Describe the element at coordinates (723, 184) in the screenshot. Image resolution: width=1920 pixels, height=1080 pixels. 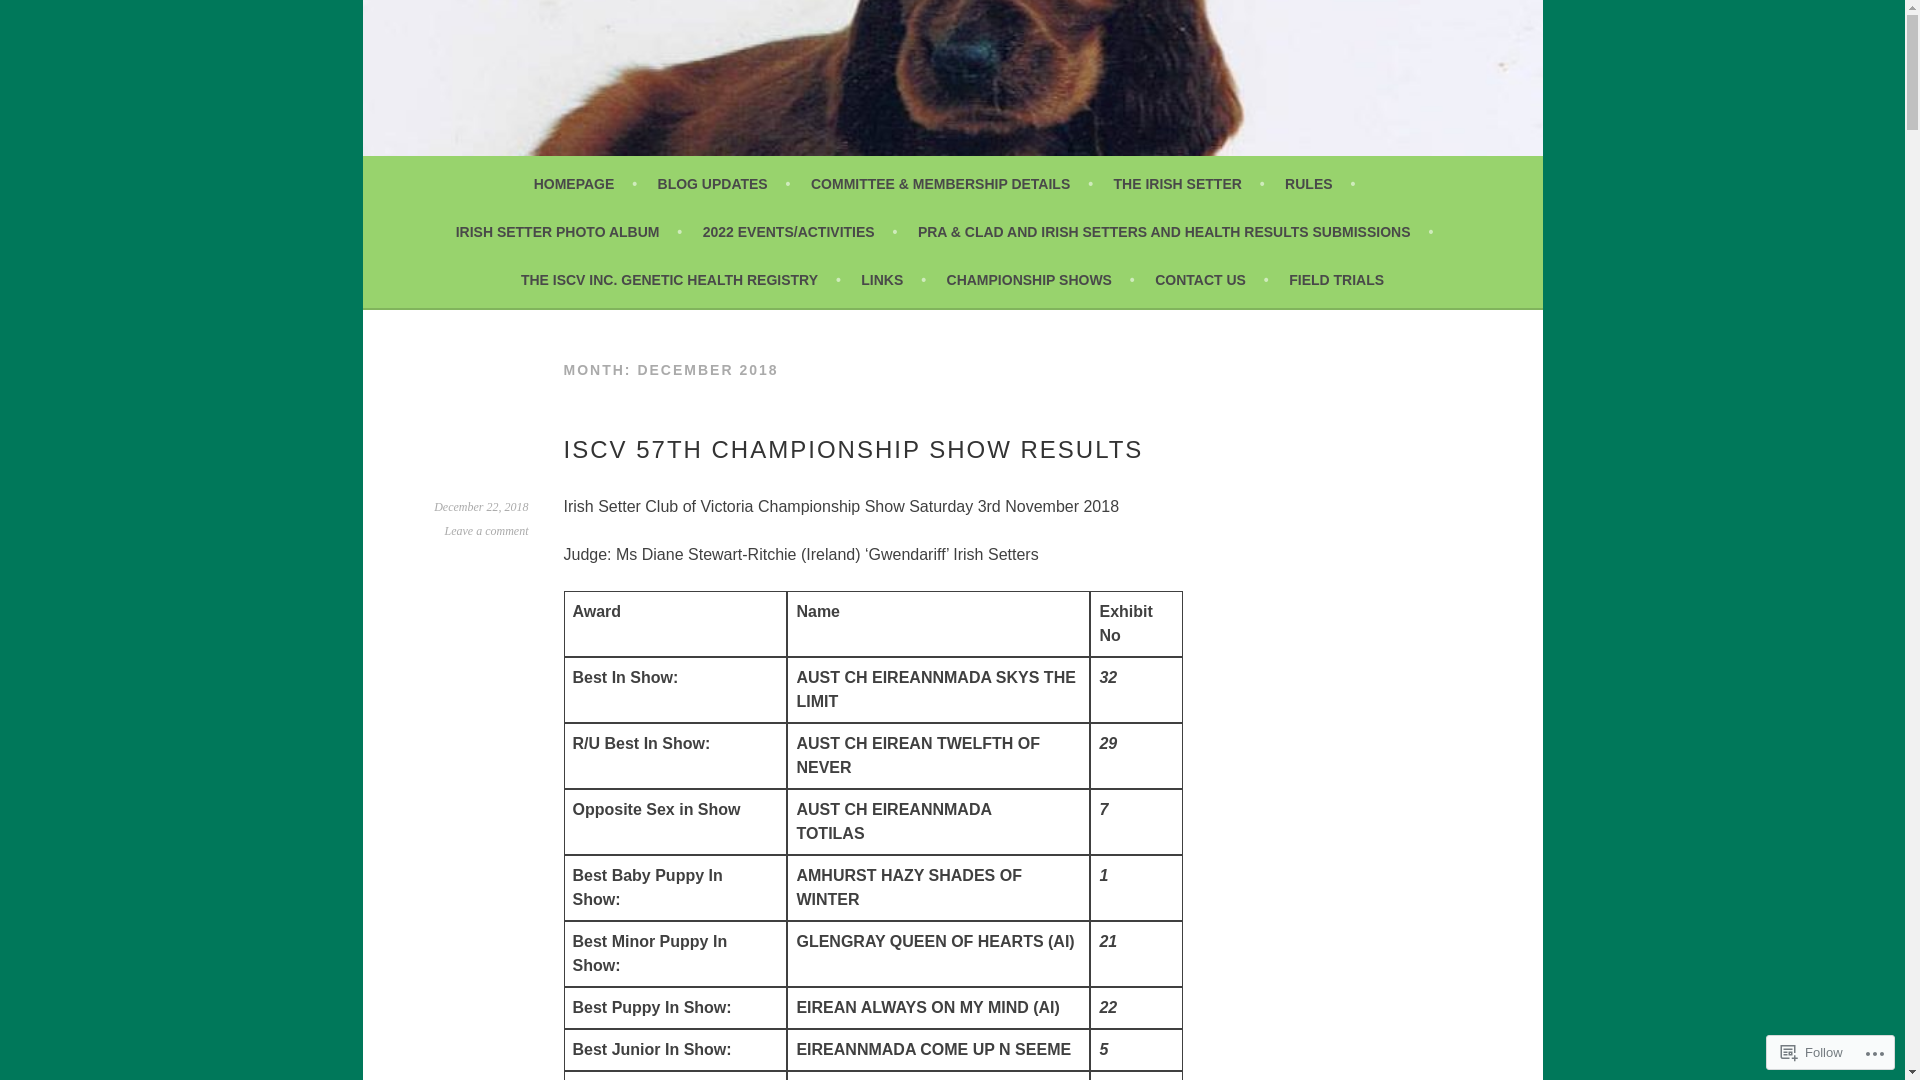
I see `'BLOG UPDATES'` at that location.